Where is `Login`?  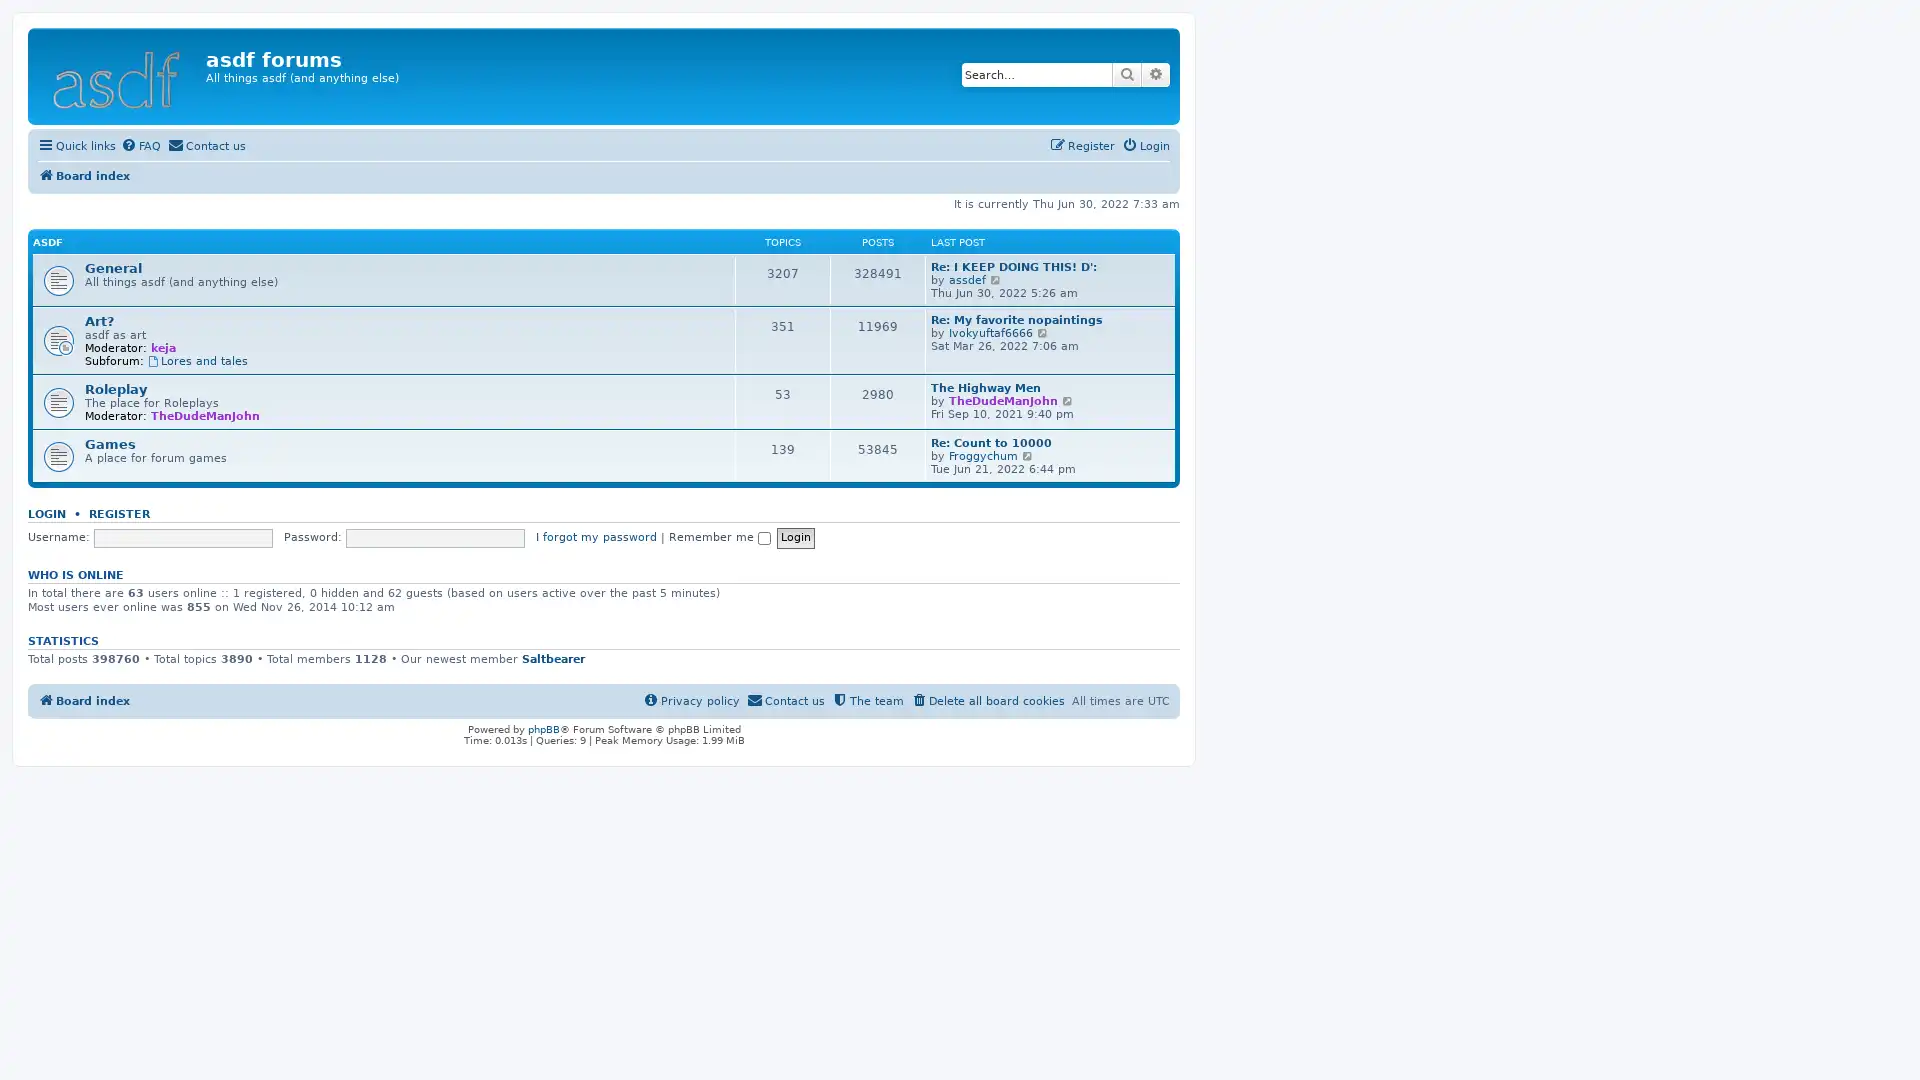 Login is located at coordinates (794, 536).